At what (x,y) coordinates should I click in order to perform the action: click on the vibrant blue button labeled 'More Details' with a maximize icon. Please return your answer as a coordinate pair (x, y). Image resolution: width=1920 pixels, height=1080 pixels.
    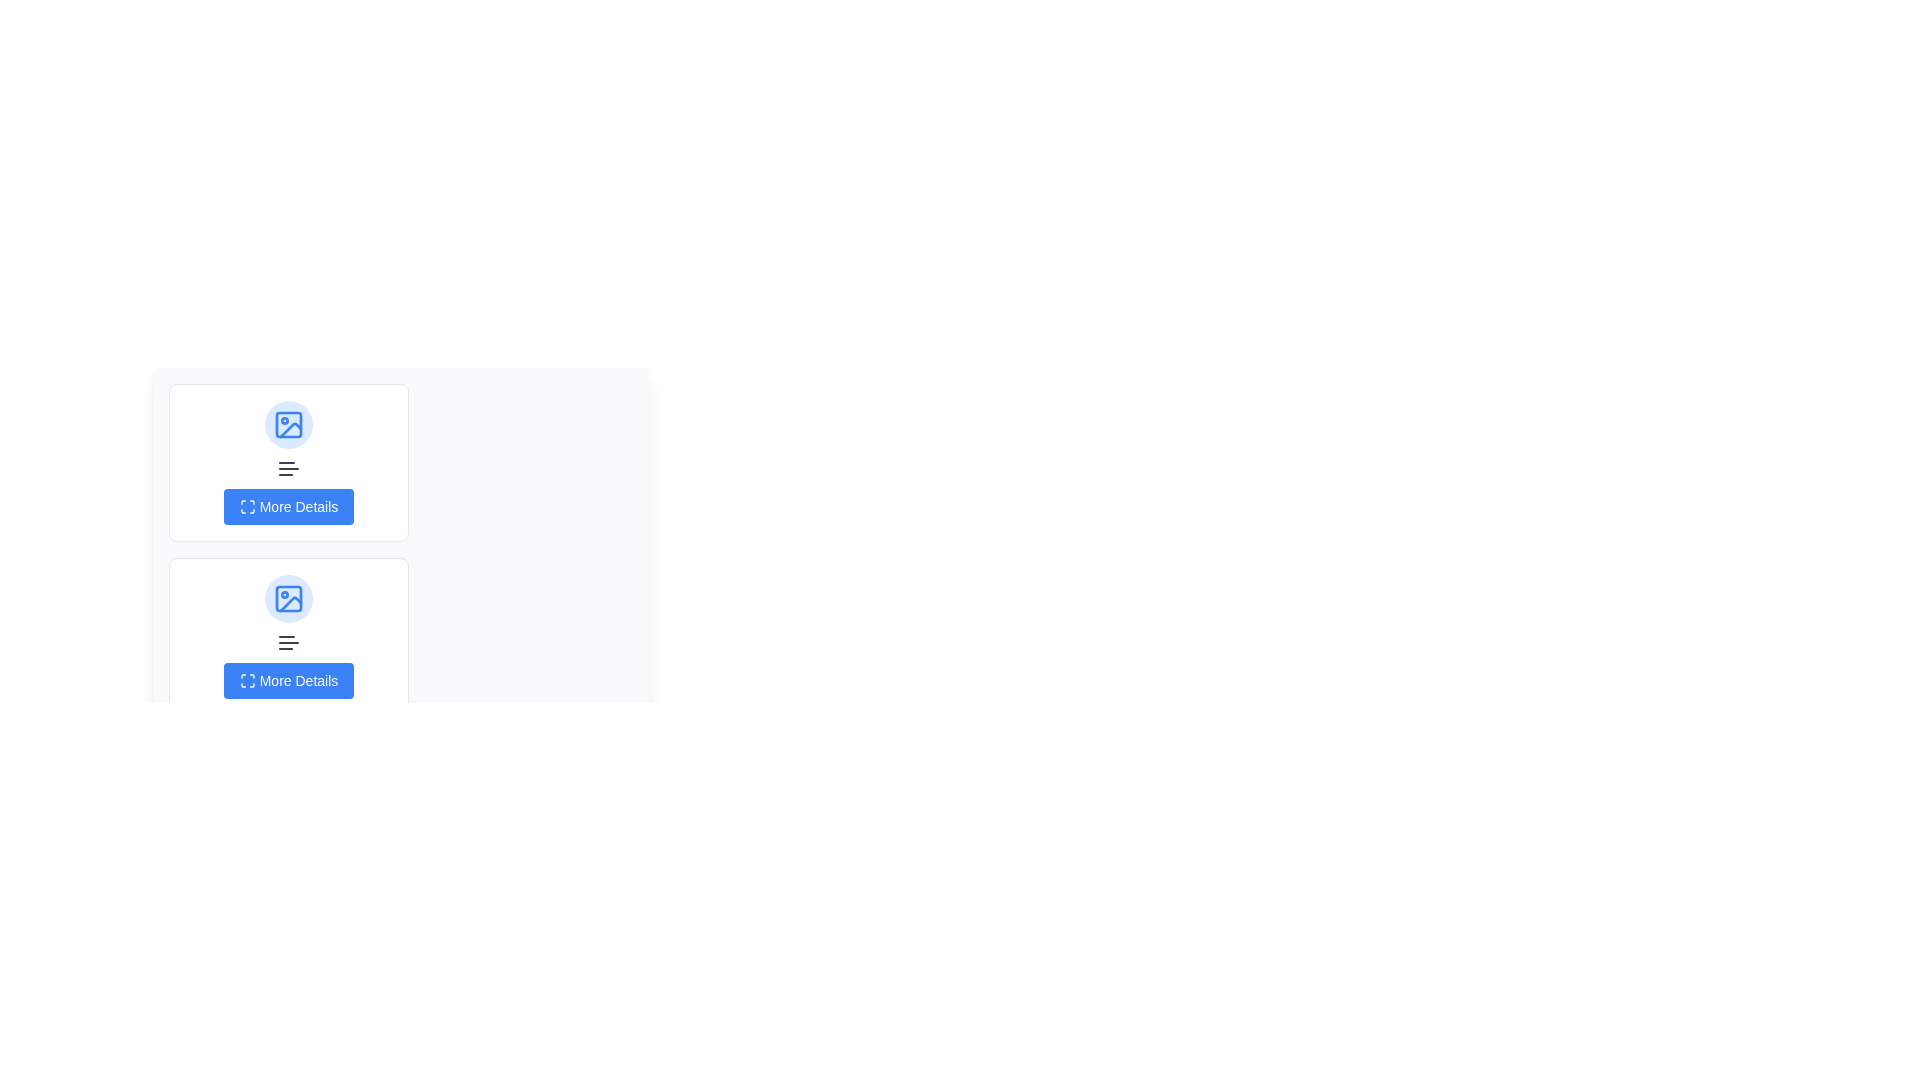
    Looking at the image, I should click on (287, 505).